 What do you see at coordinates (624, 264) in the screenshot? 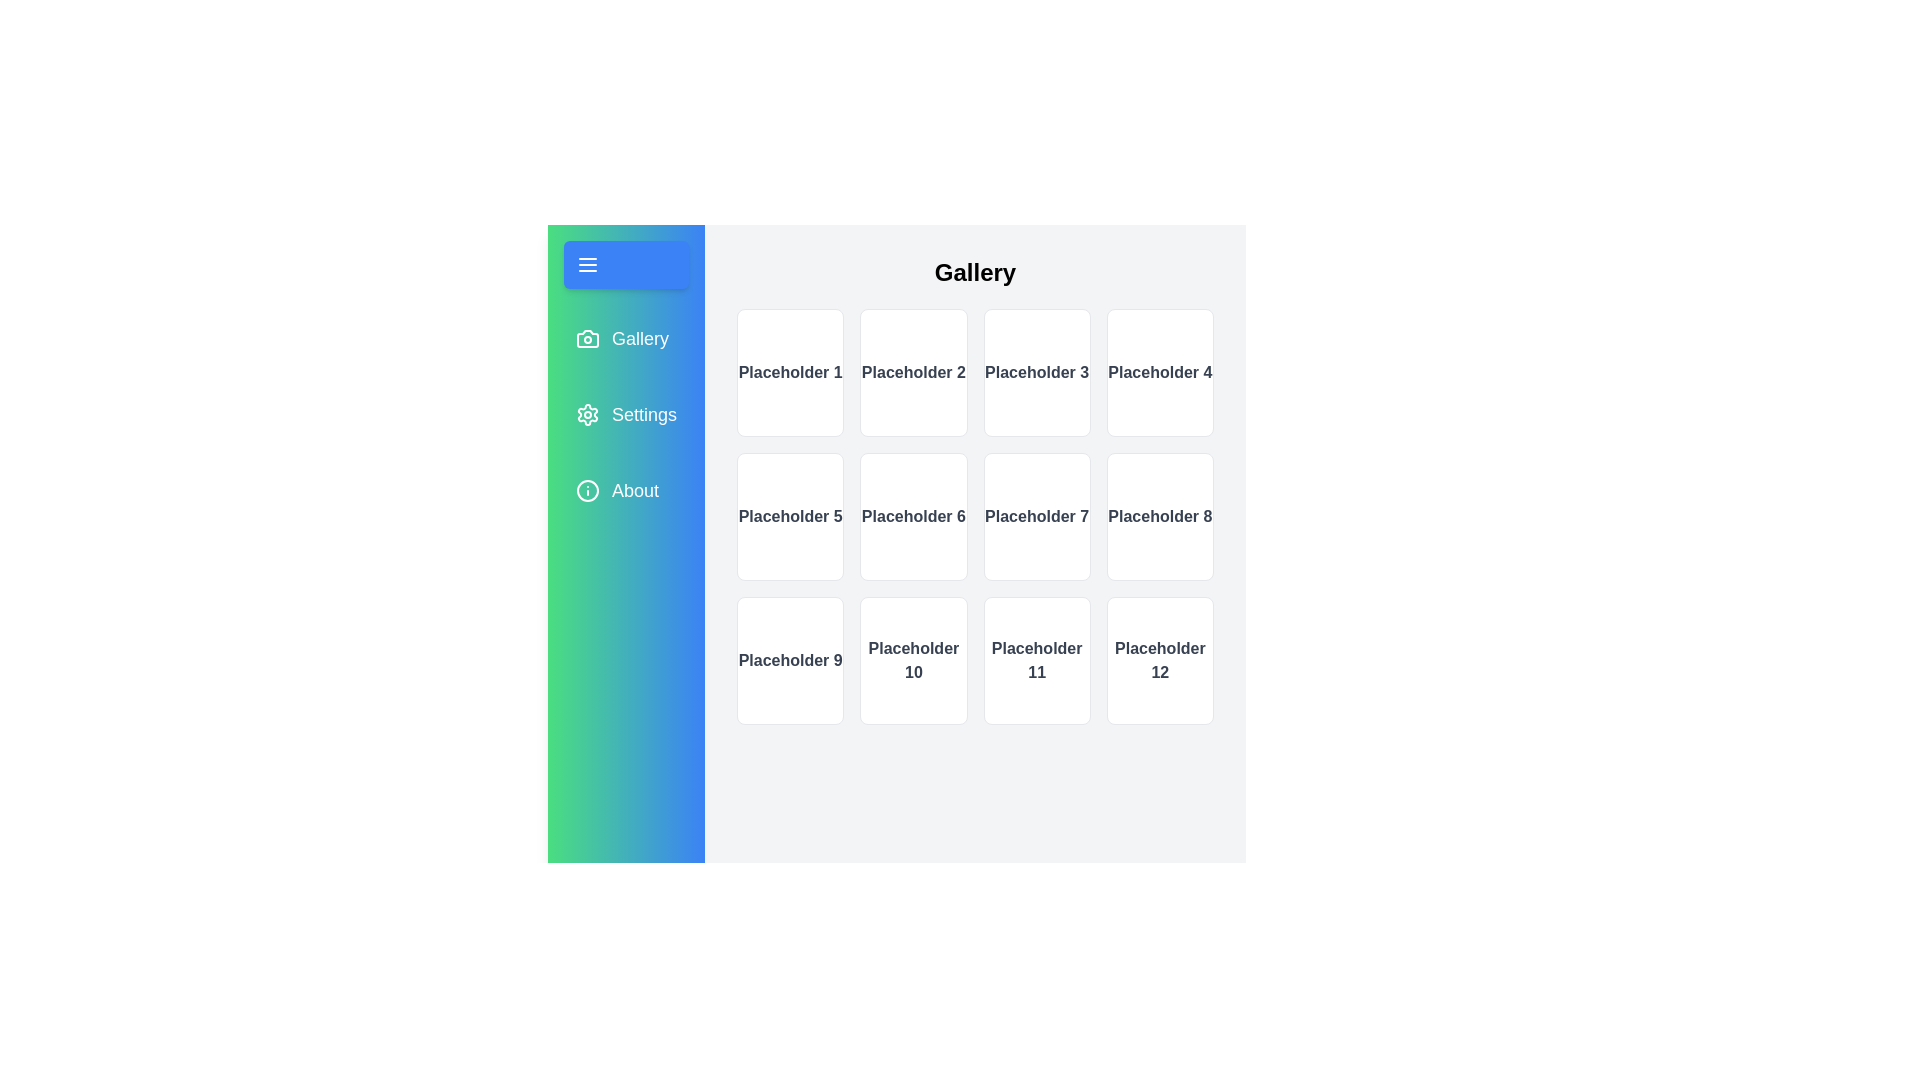
I see `the toggle button to toggle the sidebar open or closed` at bounding box center [624, 264].